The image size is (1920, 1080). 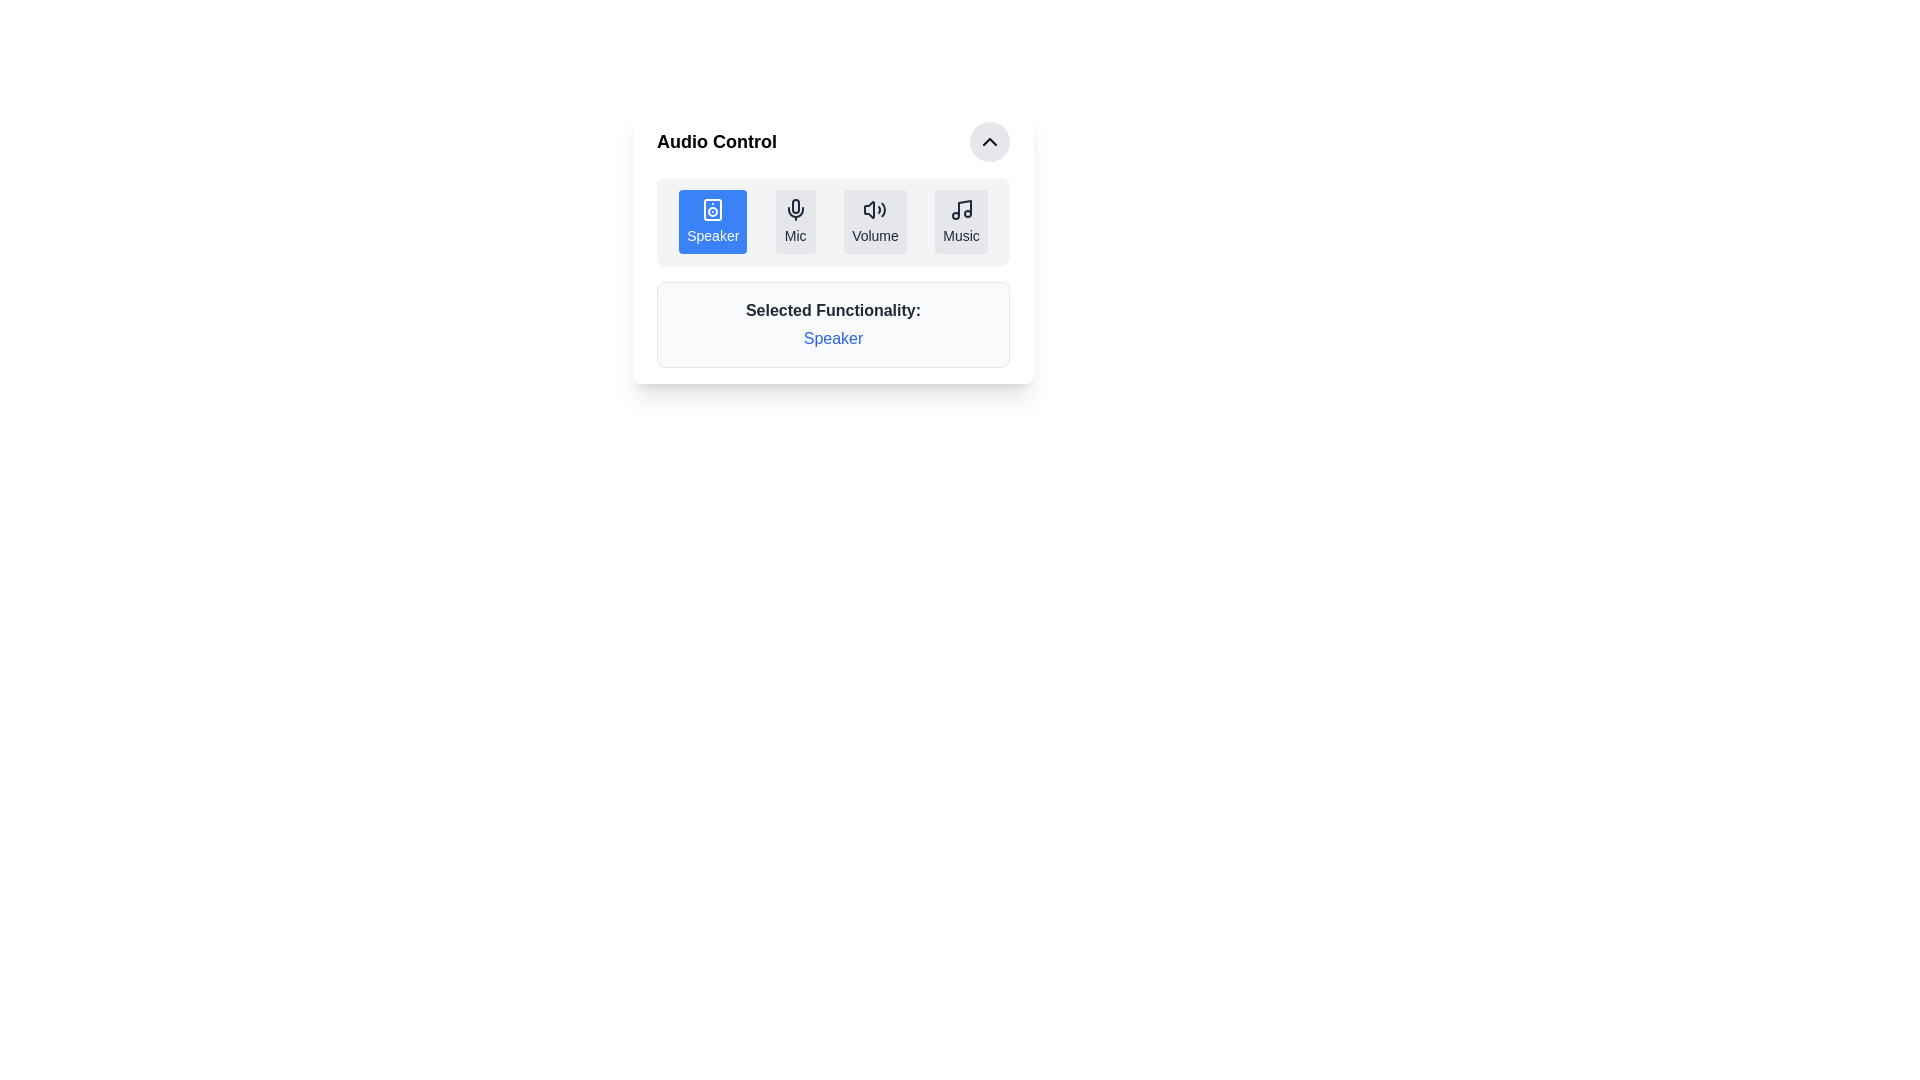 I want to click on the 'Speaker' icon located in the Audio Control section, so click(x=713, y=209).